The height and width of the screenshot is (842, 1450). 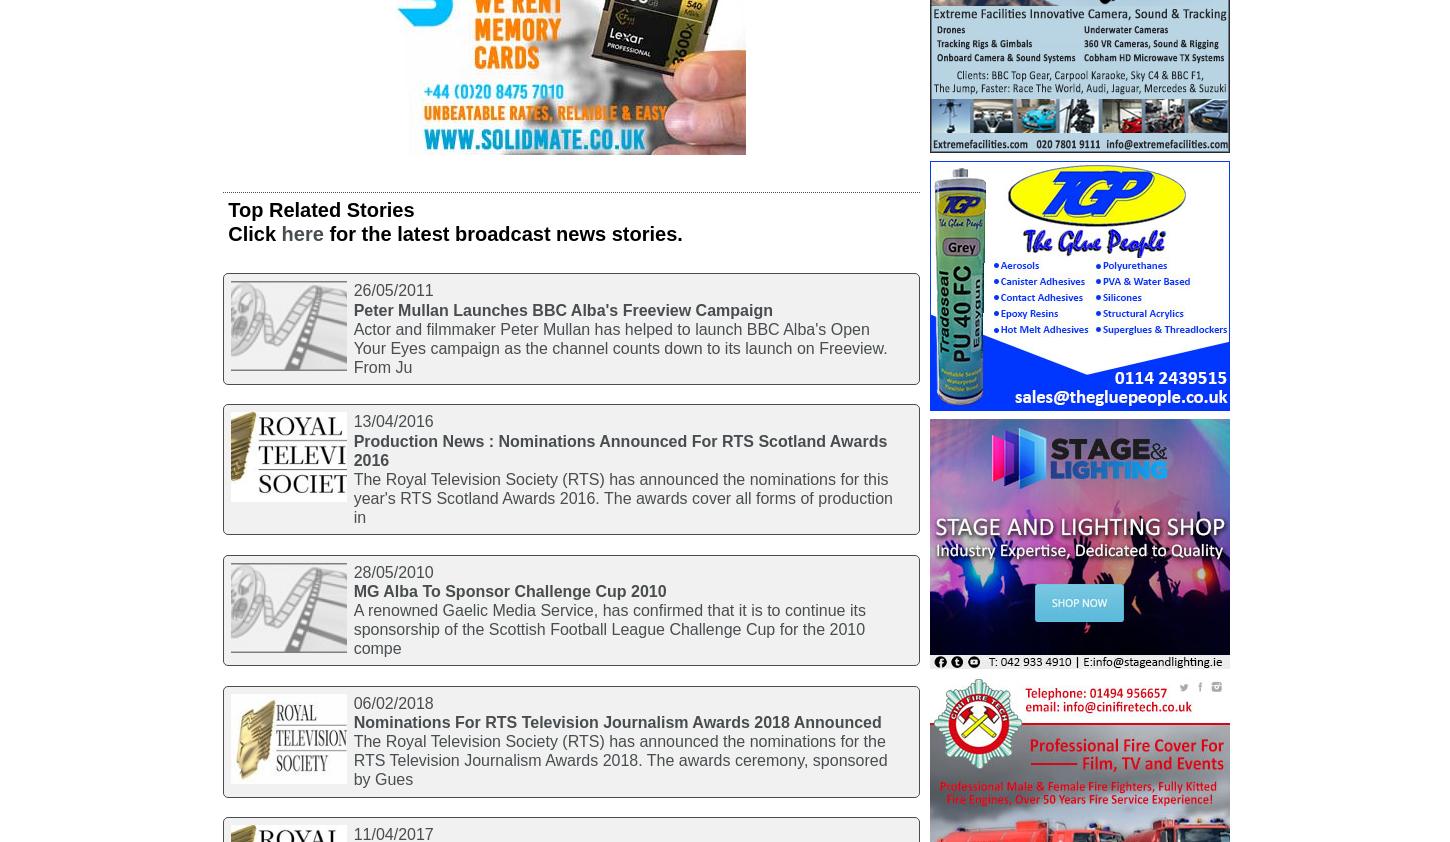 I want to click on '26/05/2011', so click(x=391, y=290).